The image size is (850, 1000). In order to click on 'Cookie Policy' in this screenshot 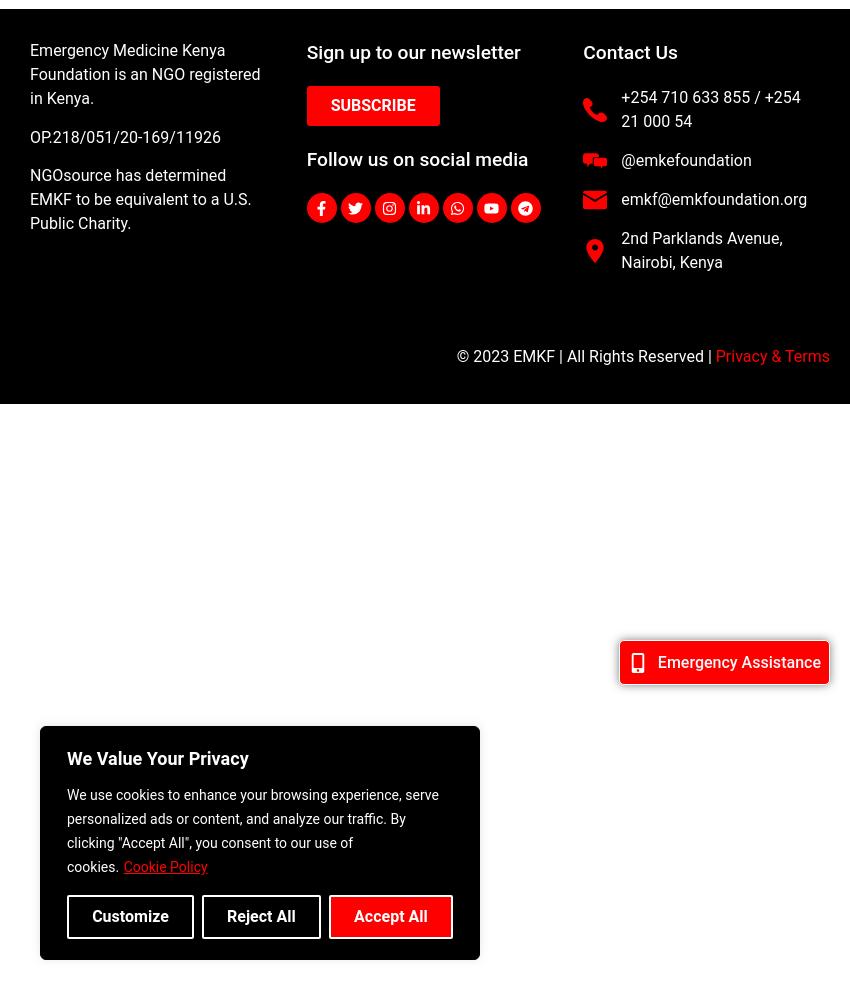, I will do `click(164, 866)`.